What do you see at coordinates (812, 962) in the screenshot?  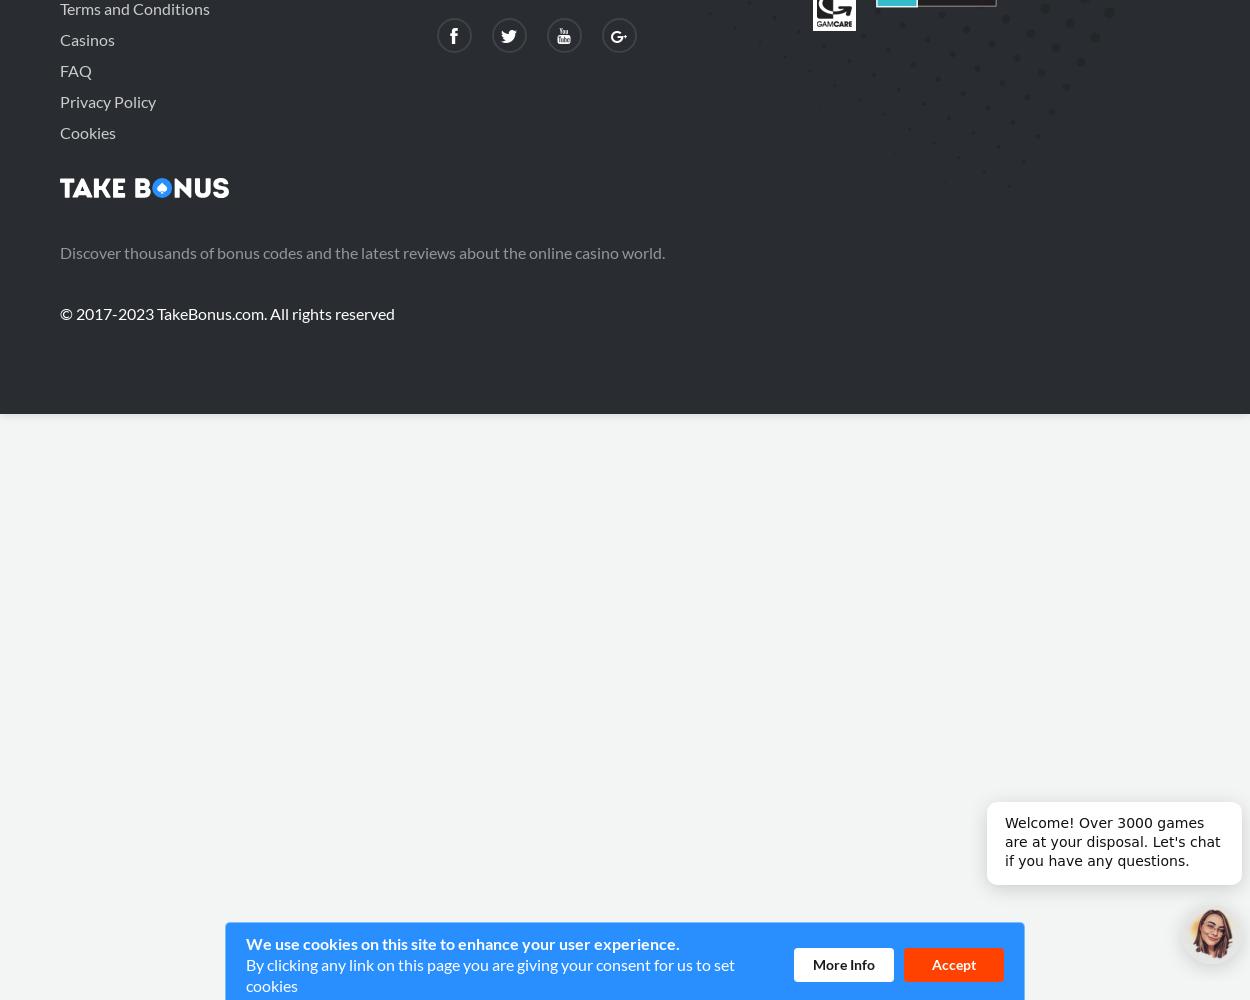 I see `'More Info'` at bounding box center [812, 962].